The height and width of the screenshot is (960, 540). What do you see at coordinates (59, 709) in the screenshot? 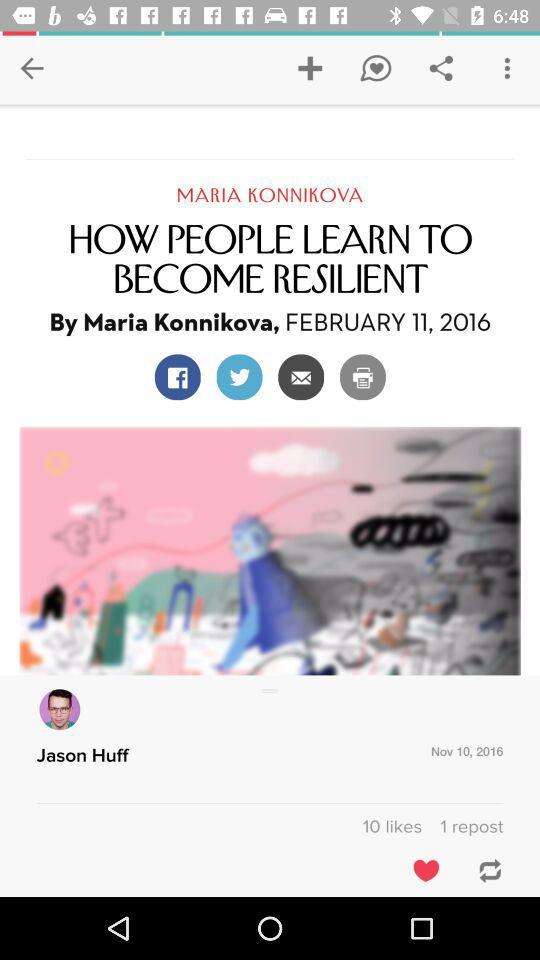
I see `the avatar icon` at bounding box center [59, 709].